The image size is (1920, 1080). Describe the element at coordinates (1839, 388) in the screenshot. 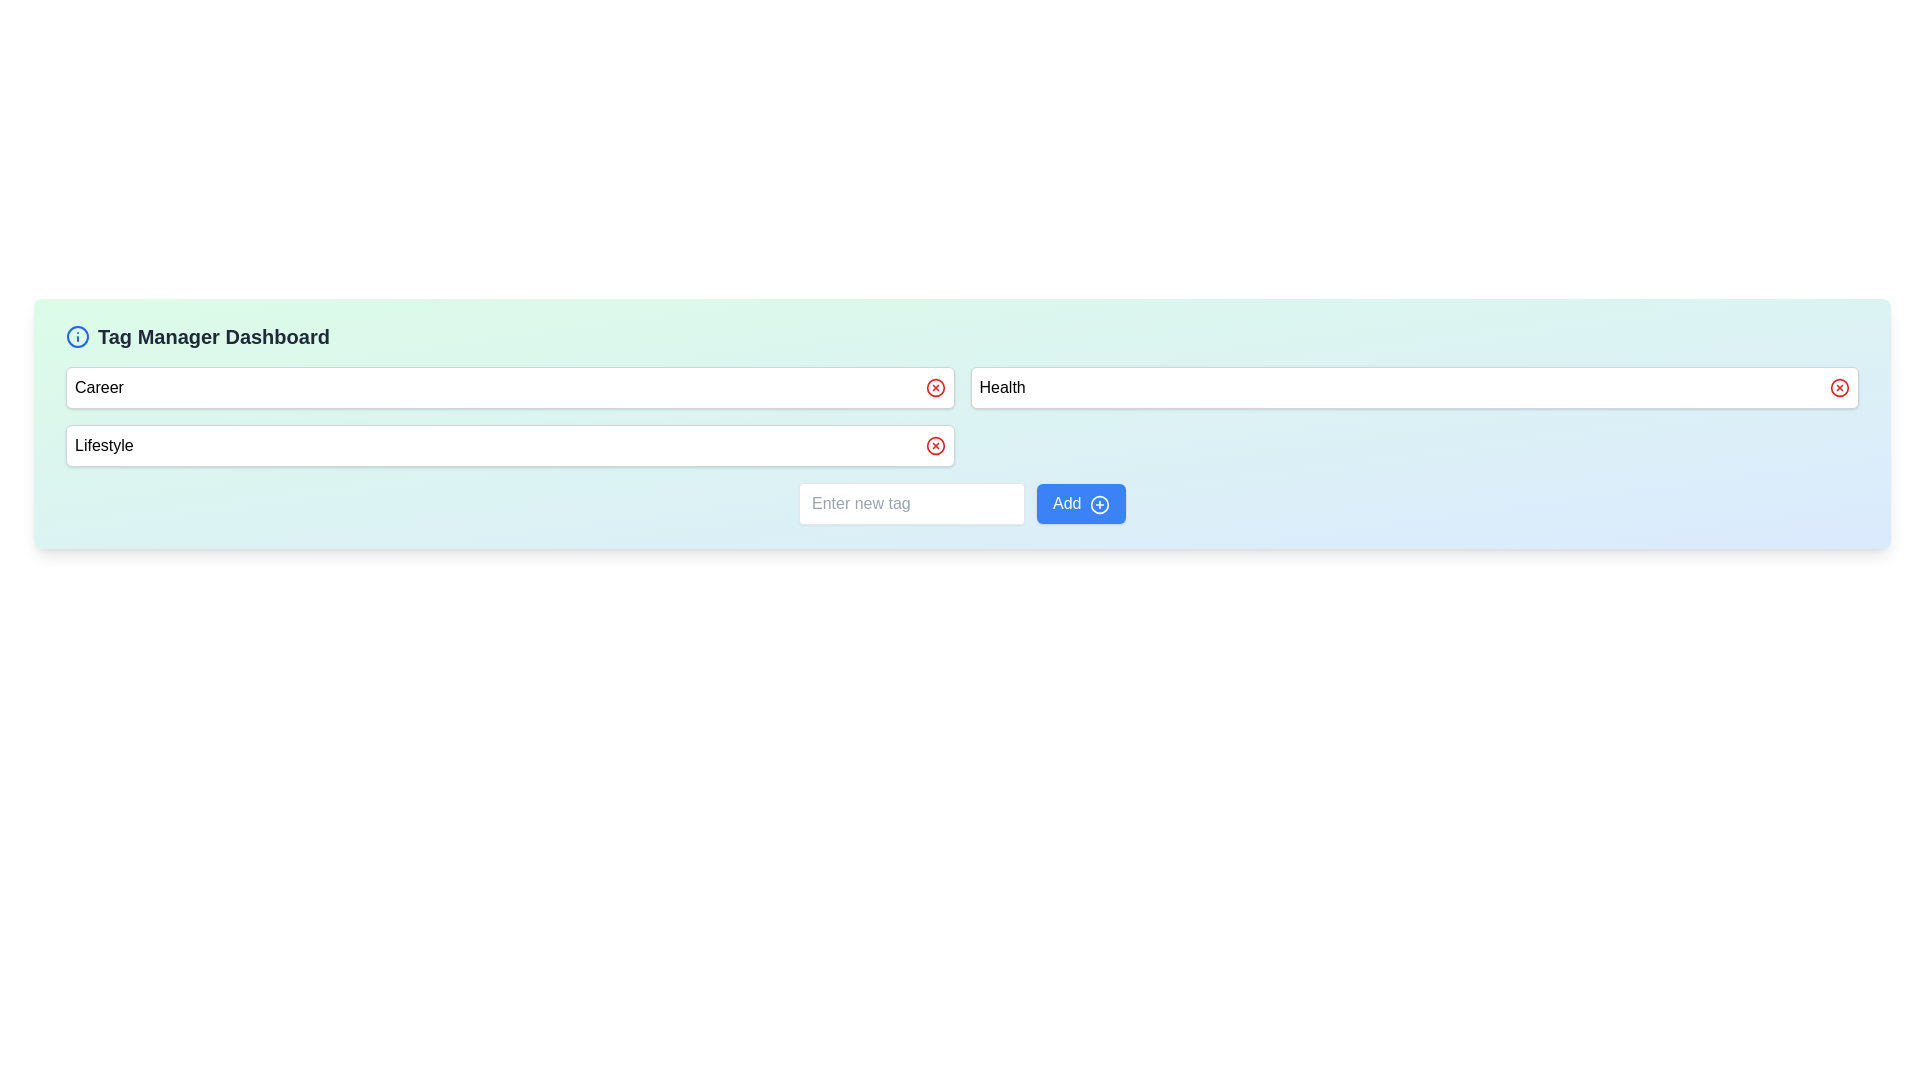

I see `the delete button located on the far right side of the 'Health' input field` at that location.